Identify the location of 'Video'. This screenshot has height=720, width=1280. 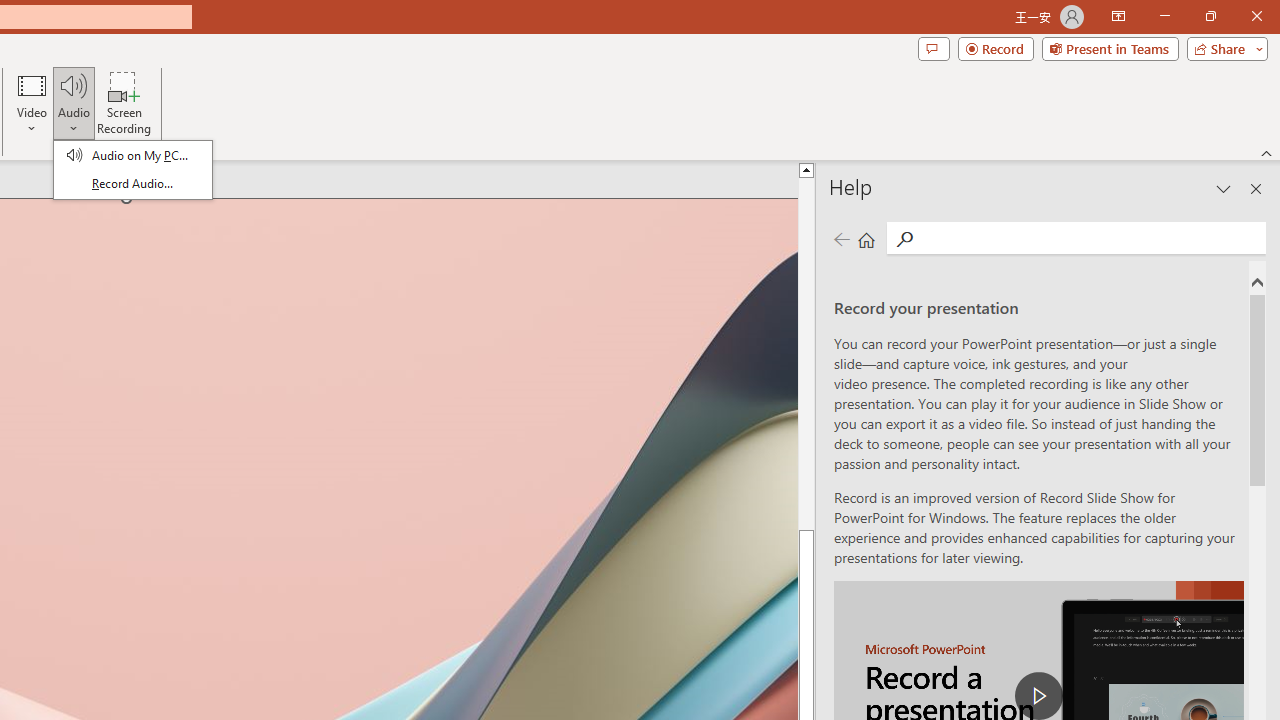
(32, 103).